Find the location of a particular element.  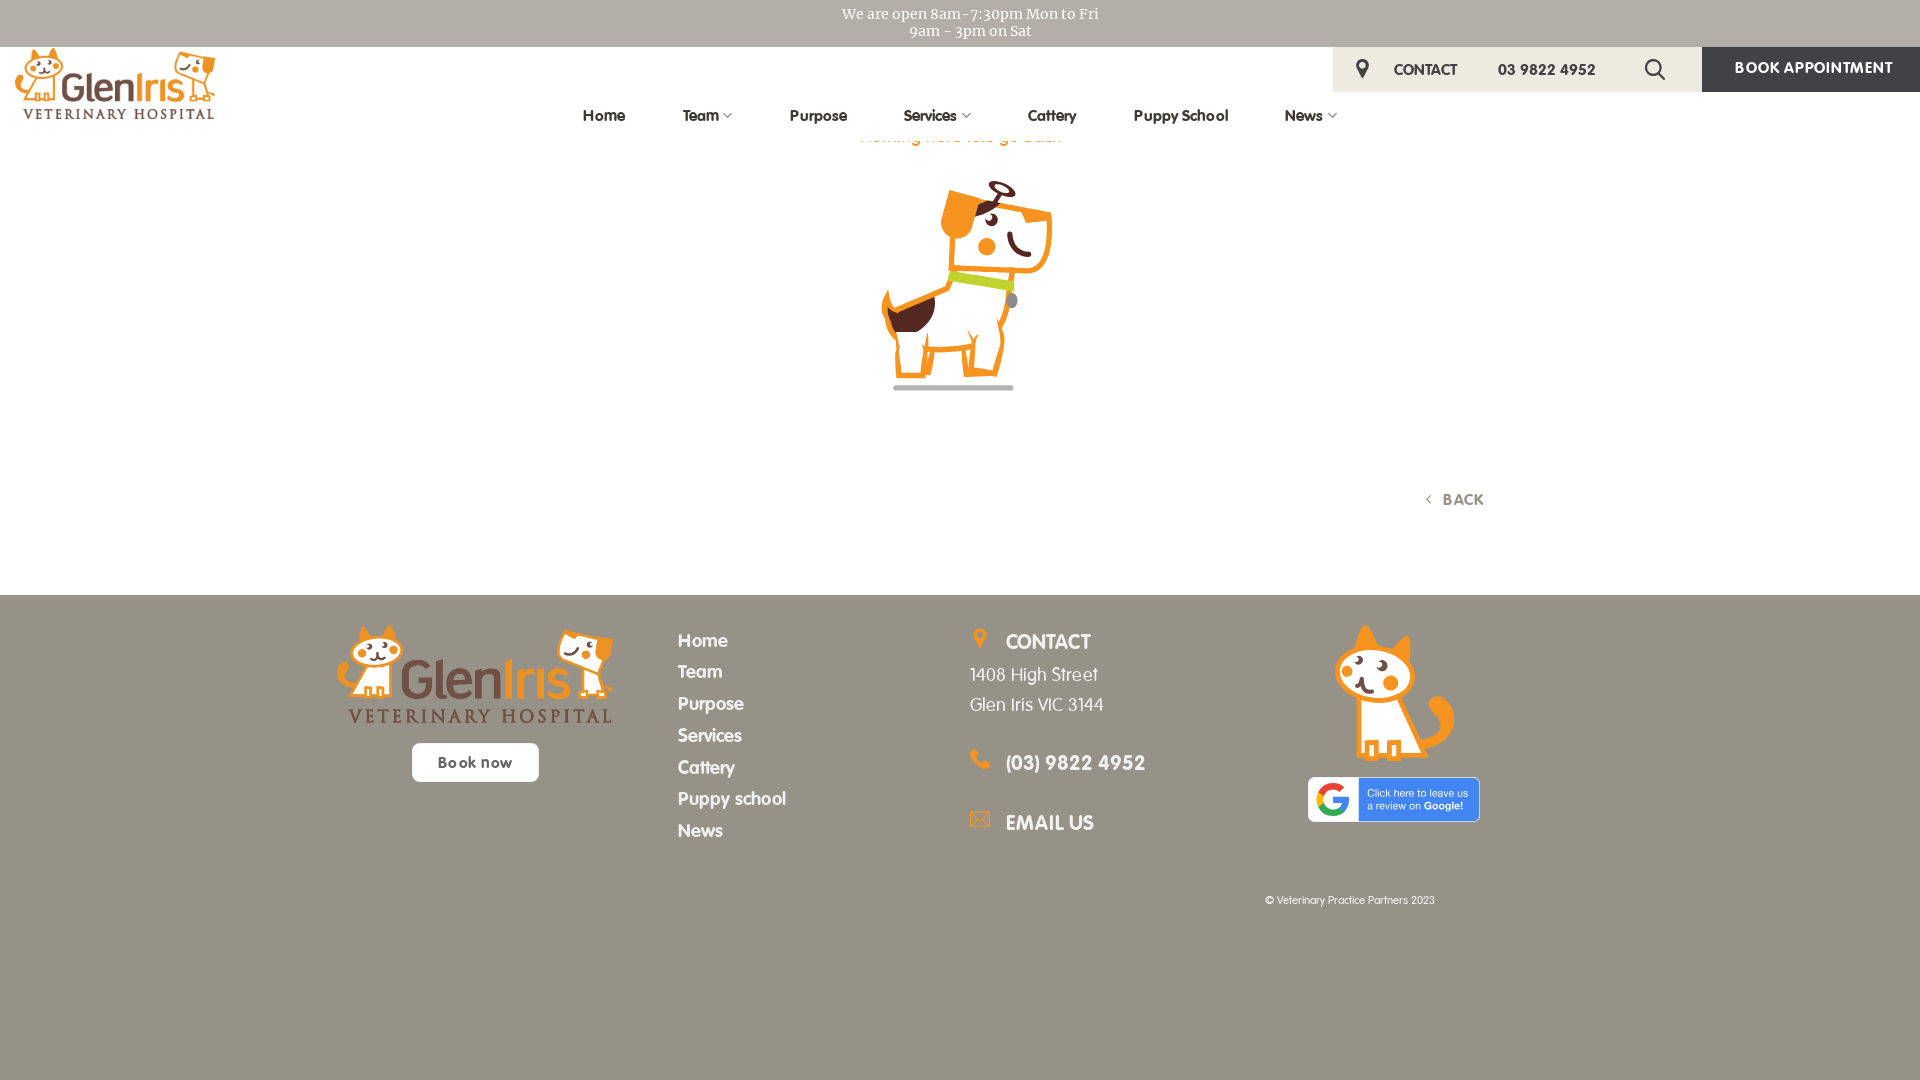

'Puppy school' is located at coordinates (730, 797).